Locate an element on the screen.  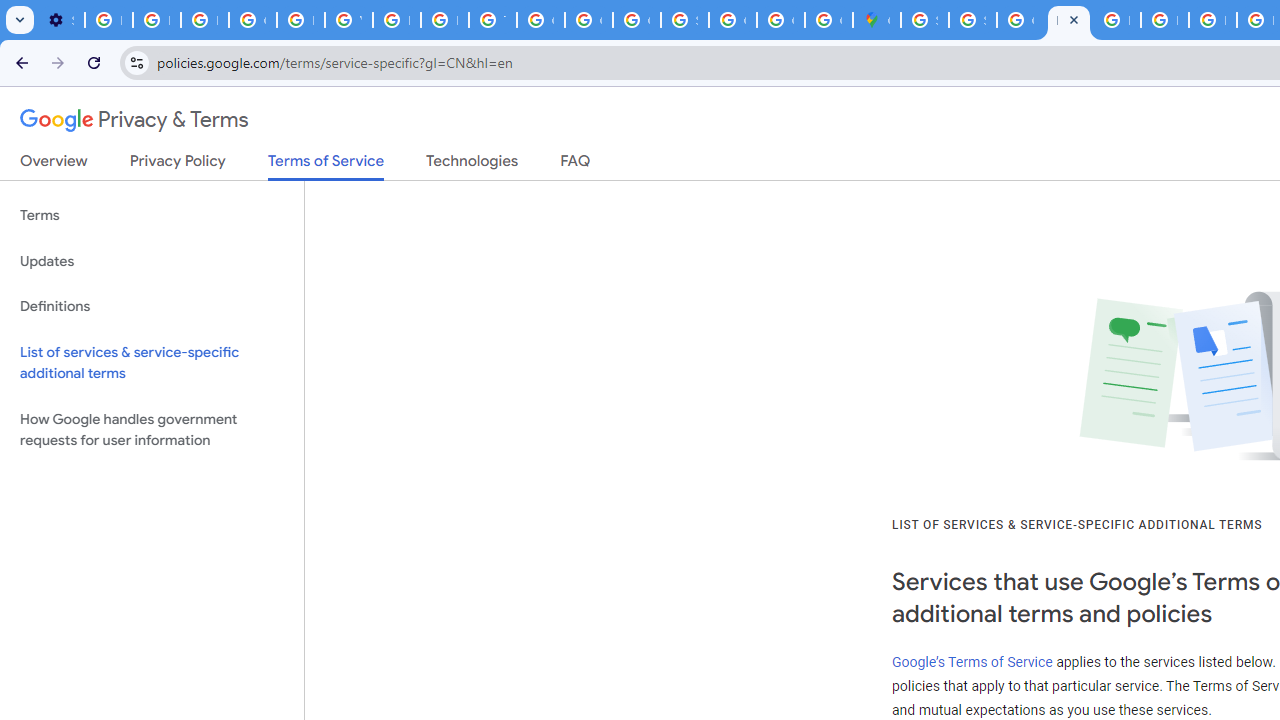
'Sign in - Google Accounts' is located at coordinates (972, 20).